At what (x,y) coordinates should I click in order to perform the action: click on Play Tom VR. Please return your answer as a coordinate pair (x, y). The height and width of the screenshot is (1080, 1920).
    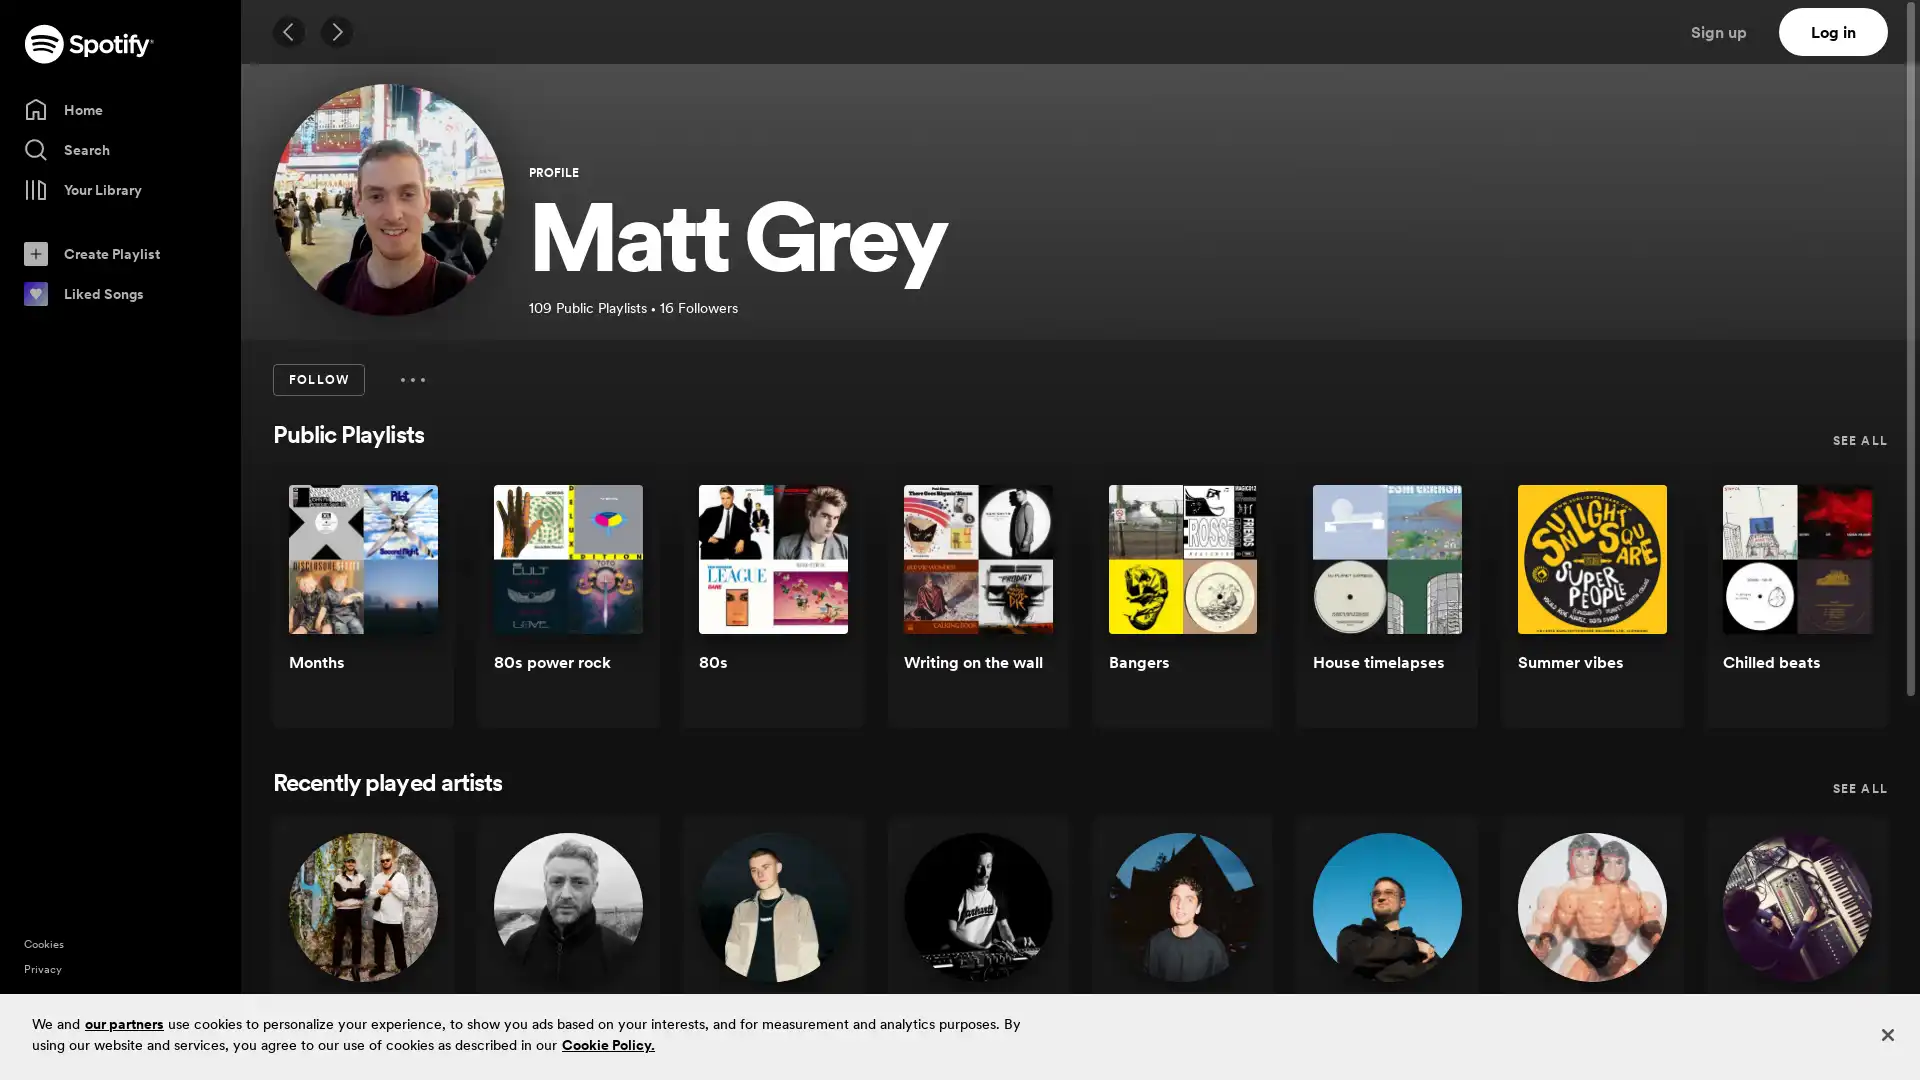
    Looking at the image, I should click on (1429, 955).